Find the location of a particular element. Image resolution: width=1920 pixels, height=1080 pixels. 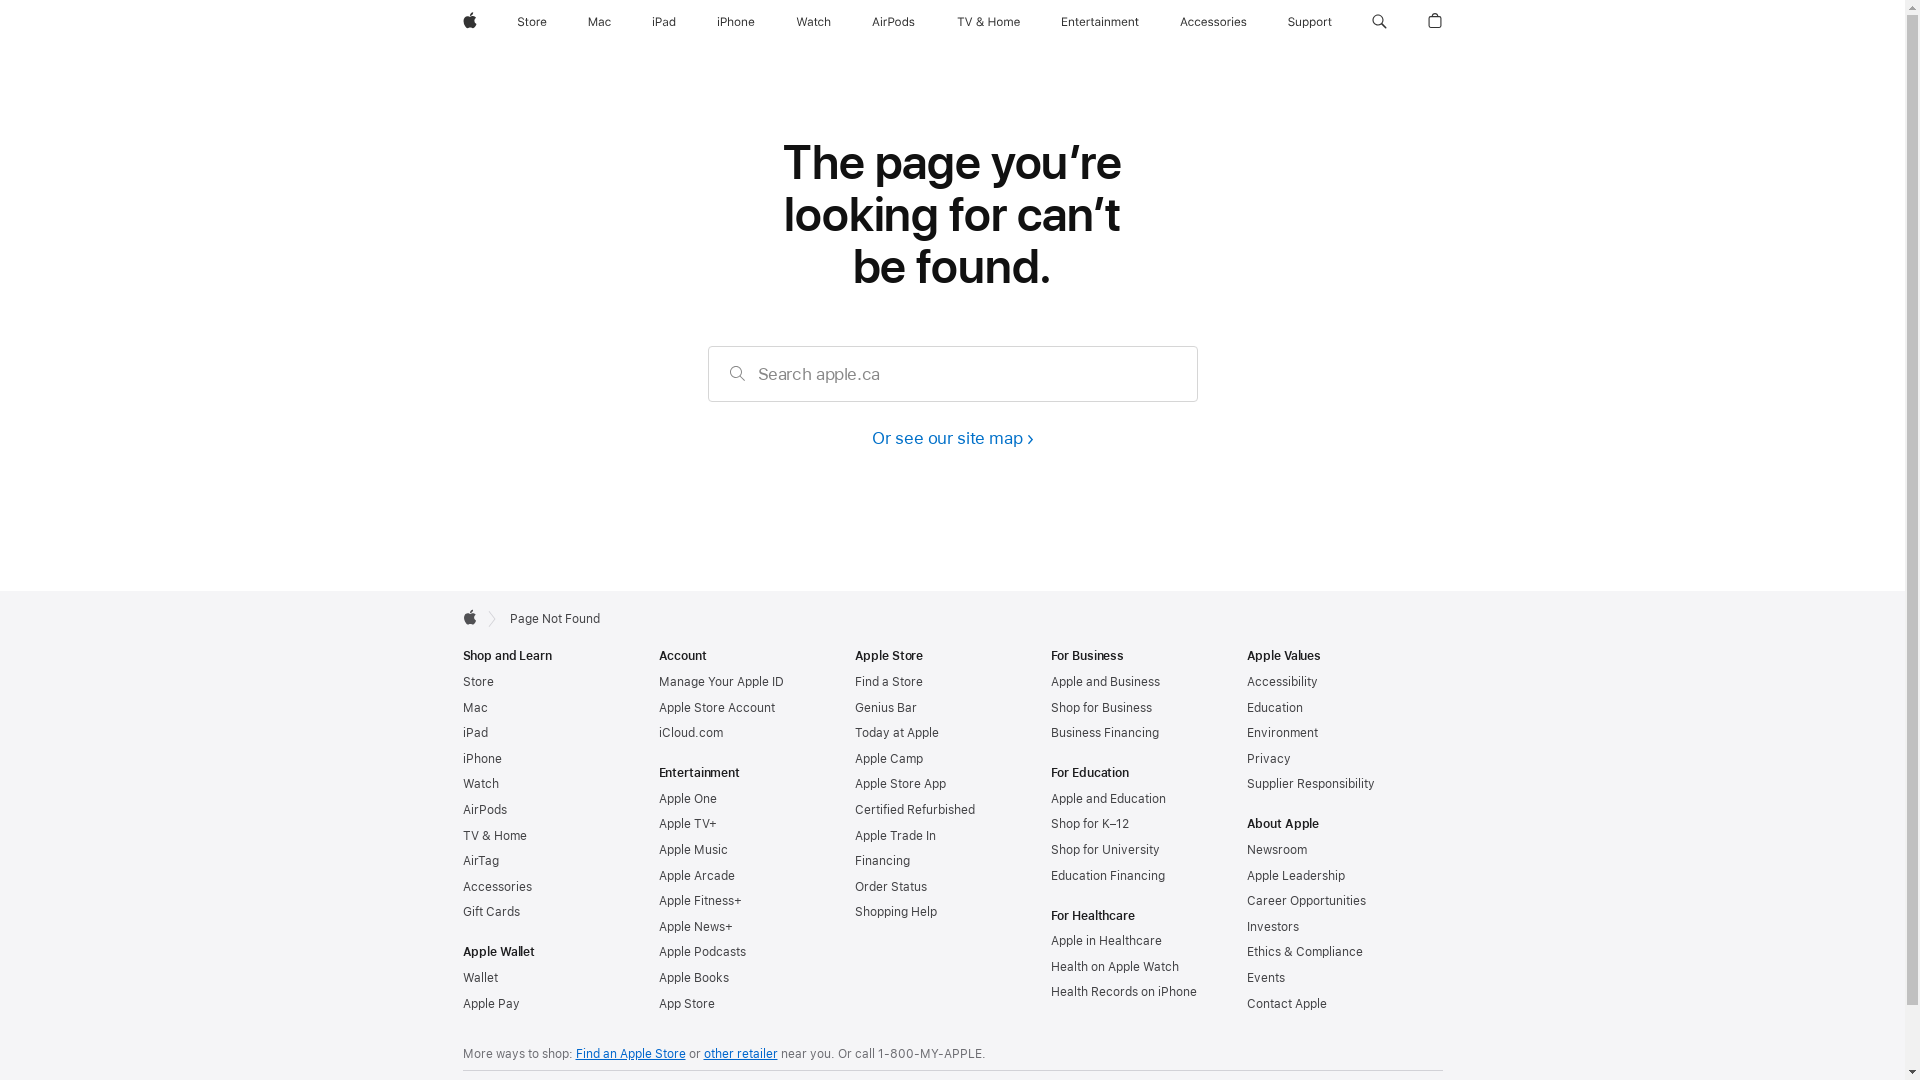

'Privacy' is located at coordinates (1245, 759).